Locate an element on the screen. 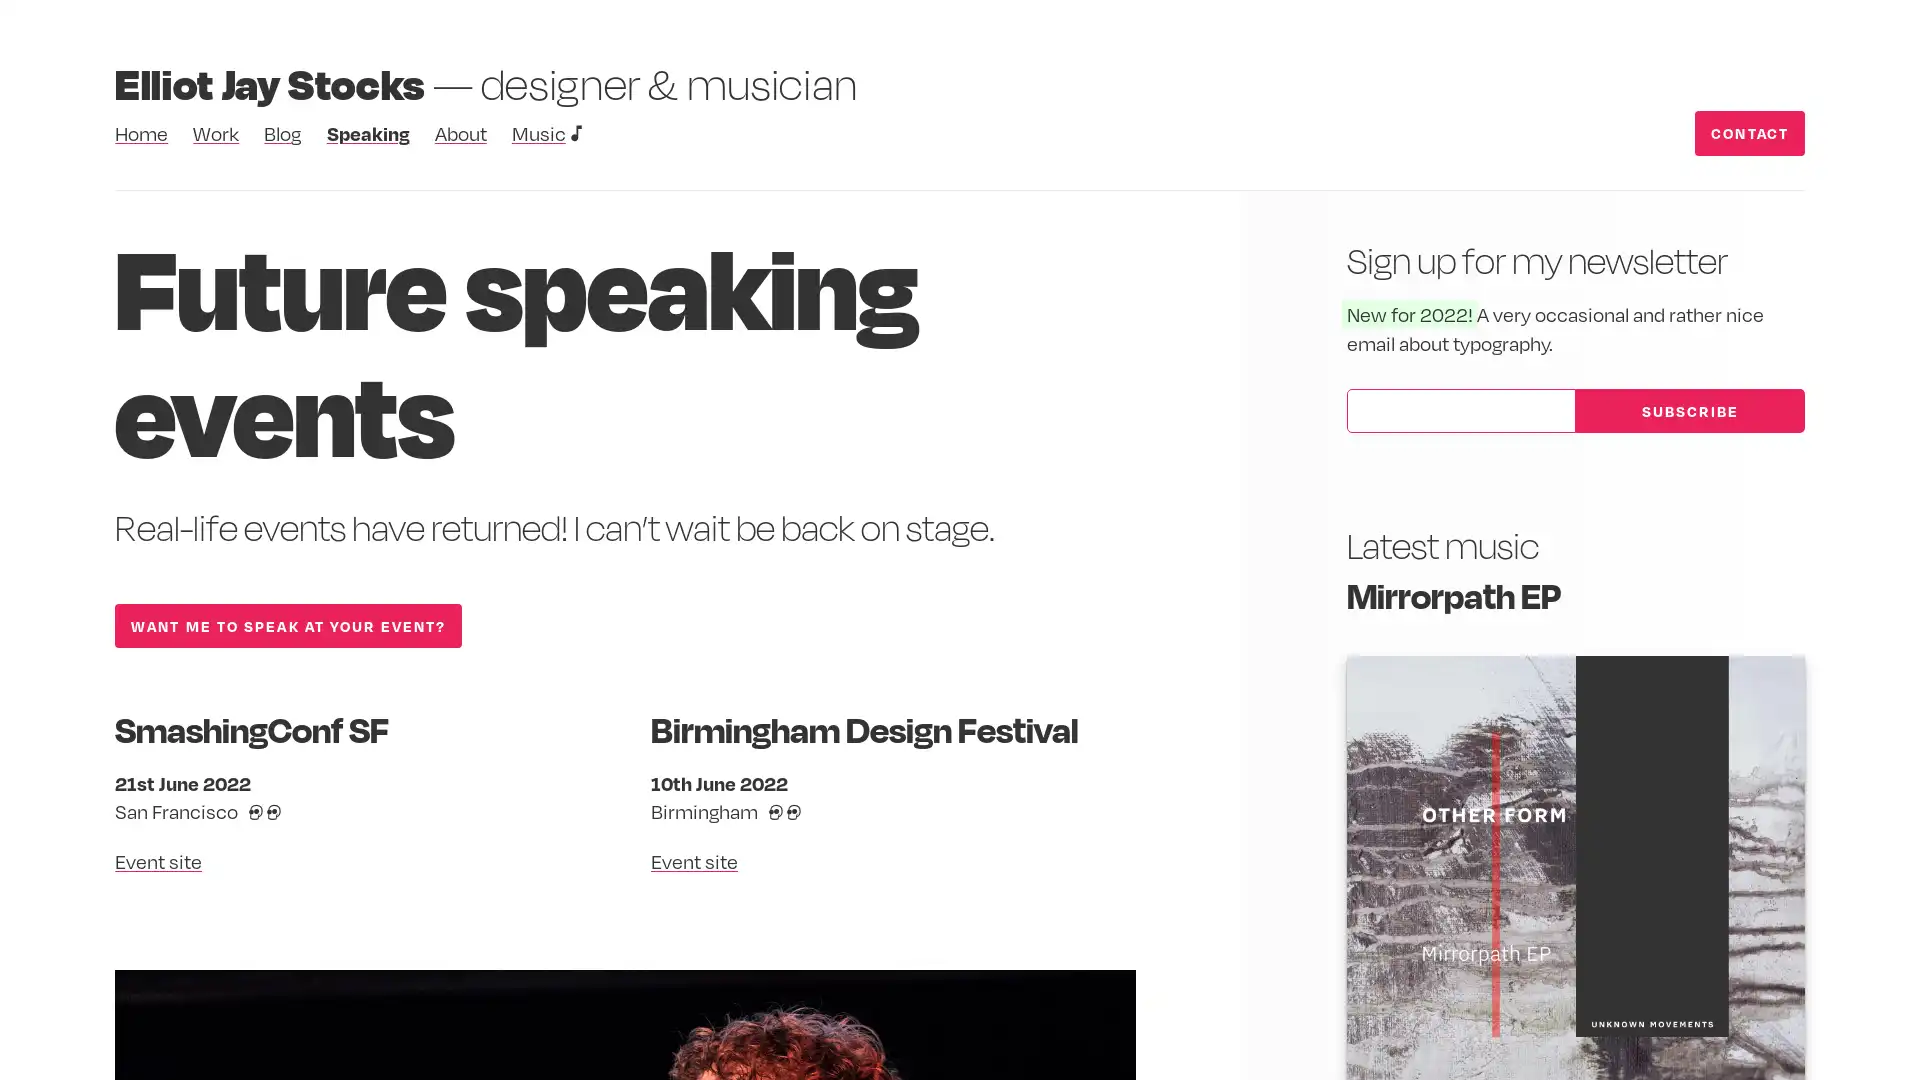 The width and height of the screenshot is (1920, 1080). Subscribe is located at coordinates (1688, 409).